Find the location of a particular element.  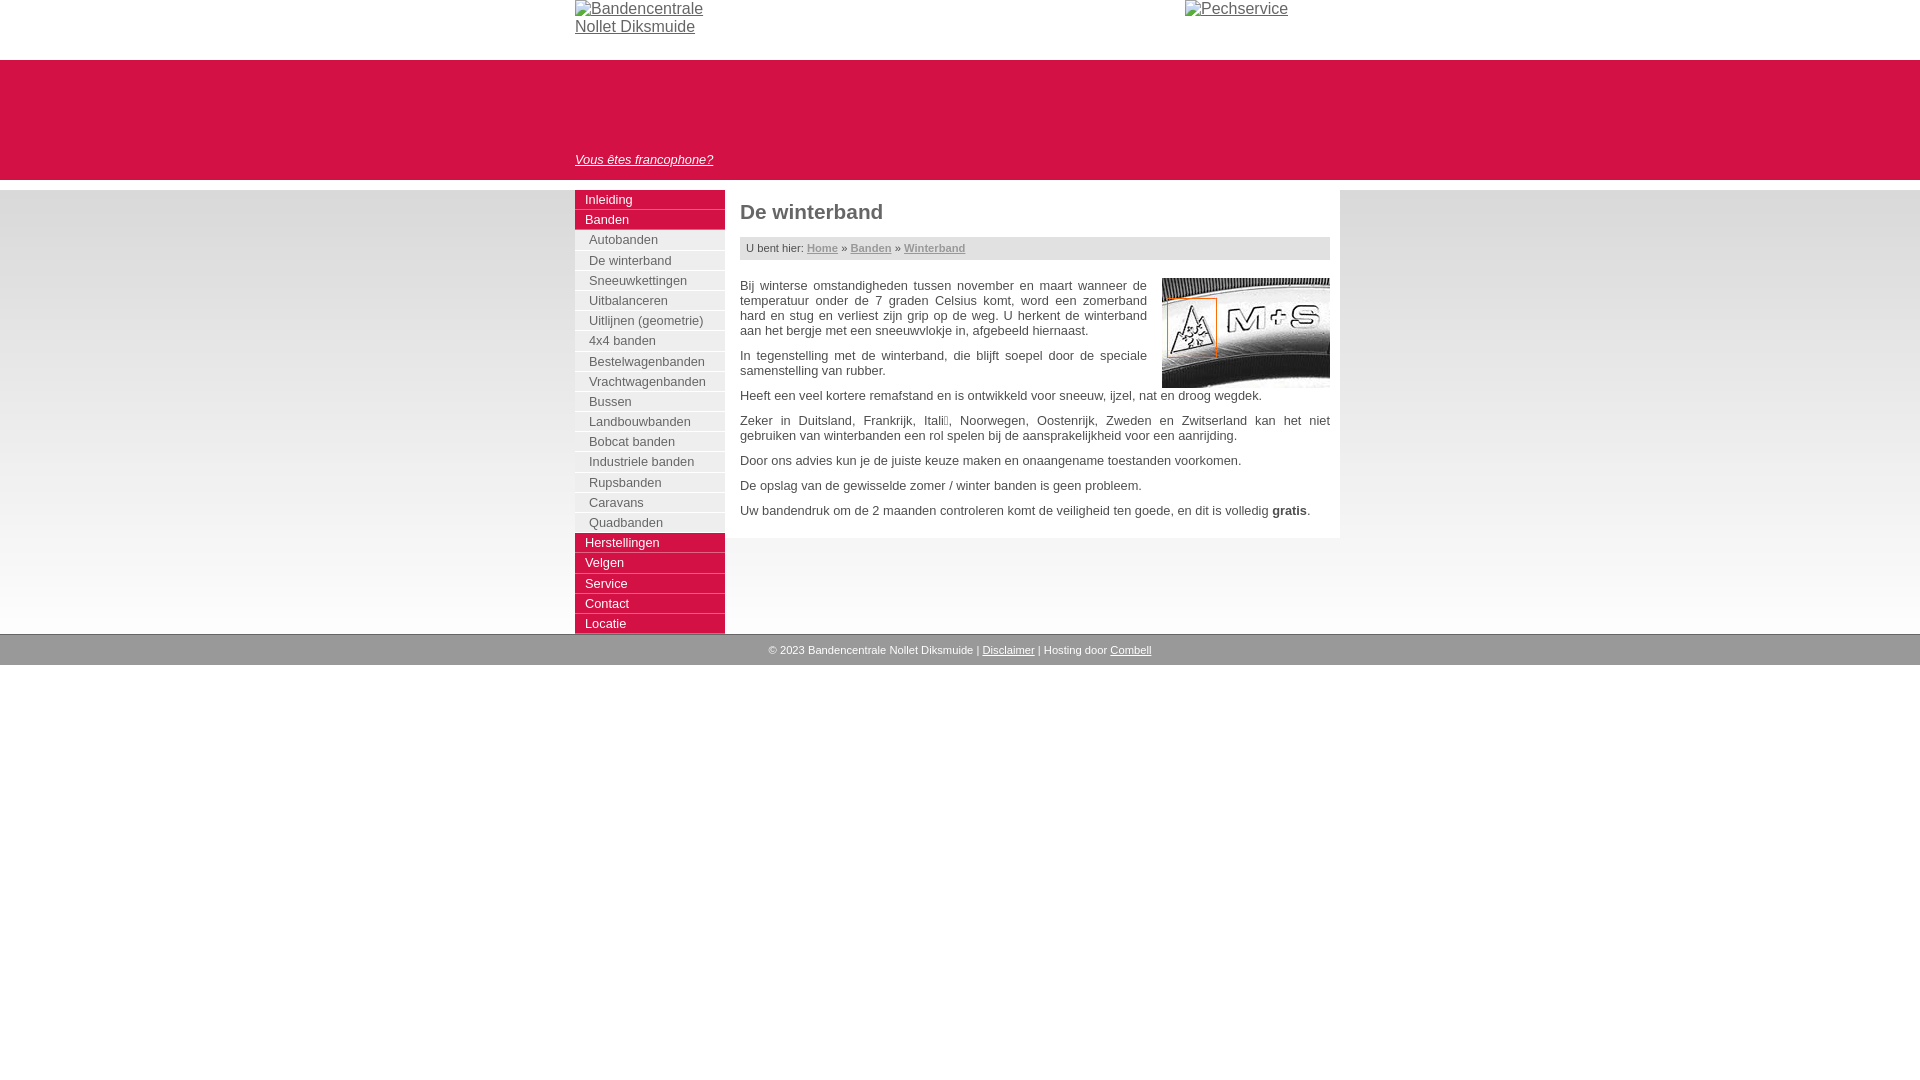

'Locatie' is located at coordinates (574, 623).